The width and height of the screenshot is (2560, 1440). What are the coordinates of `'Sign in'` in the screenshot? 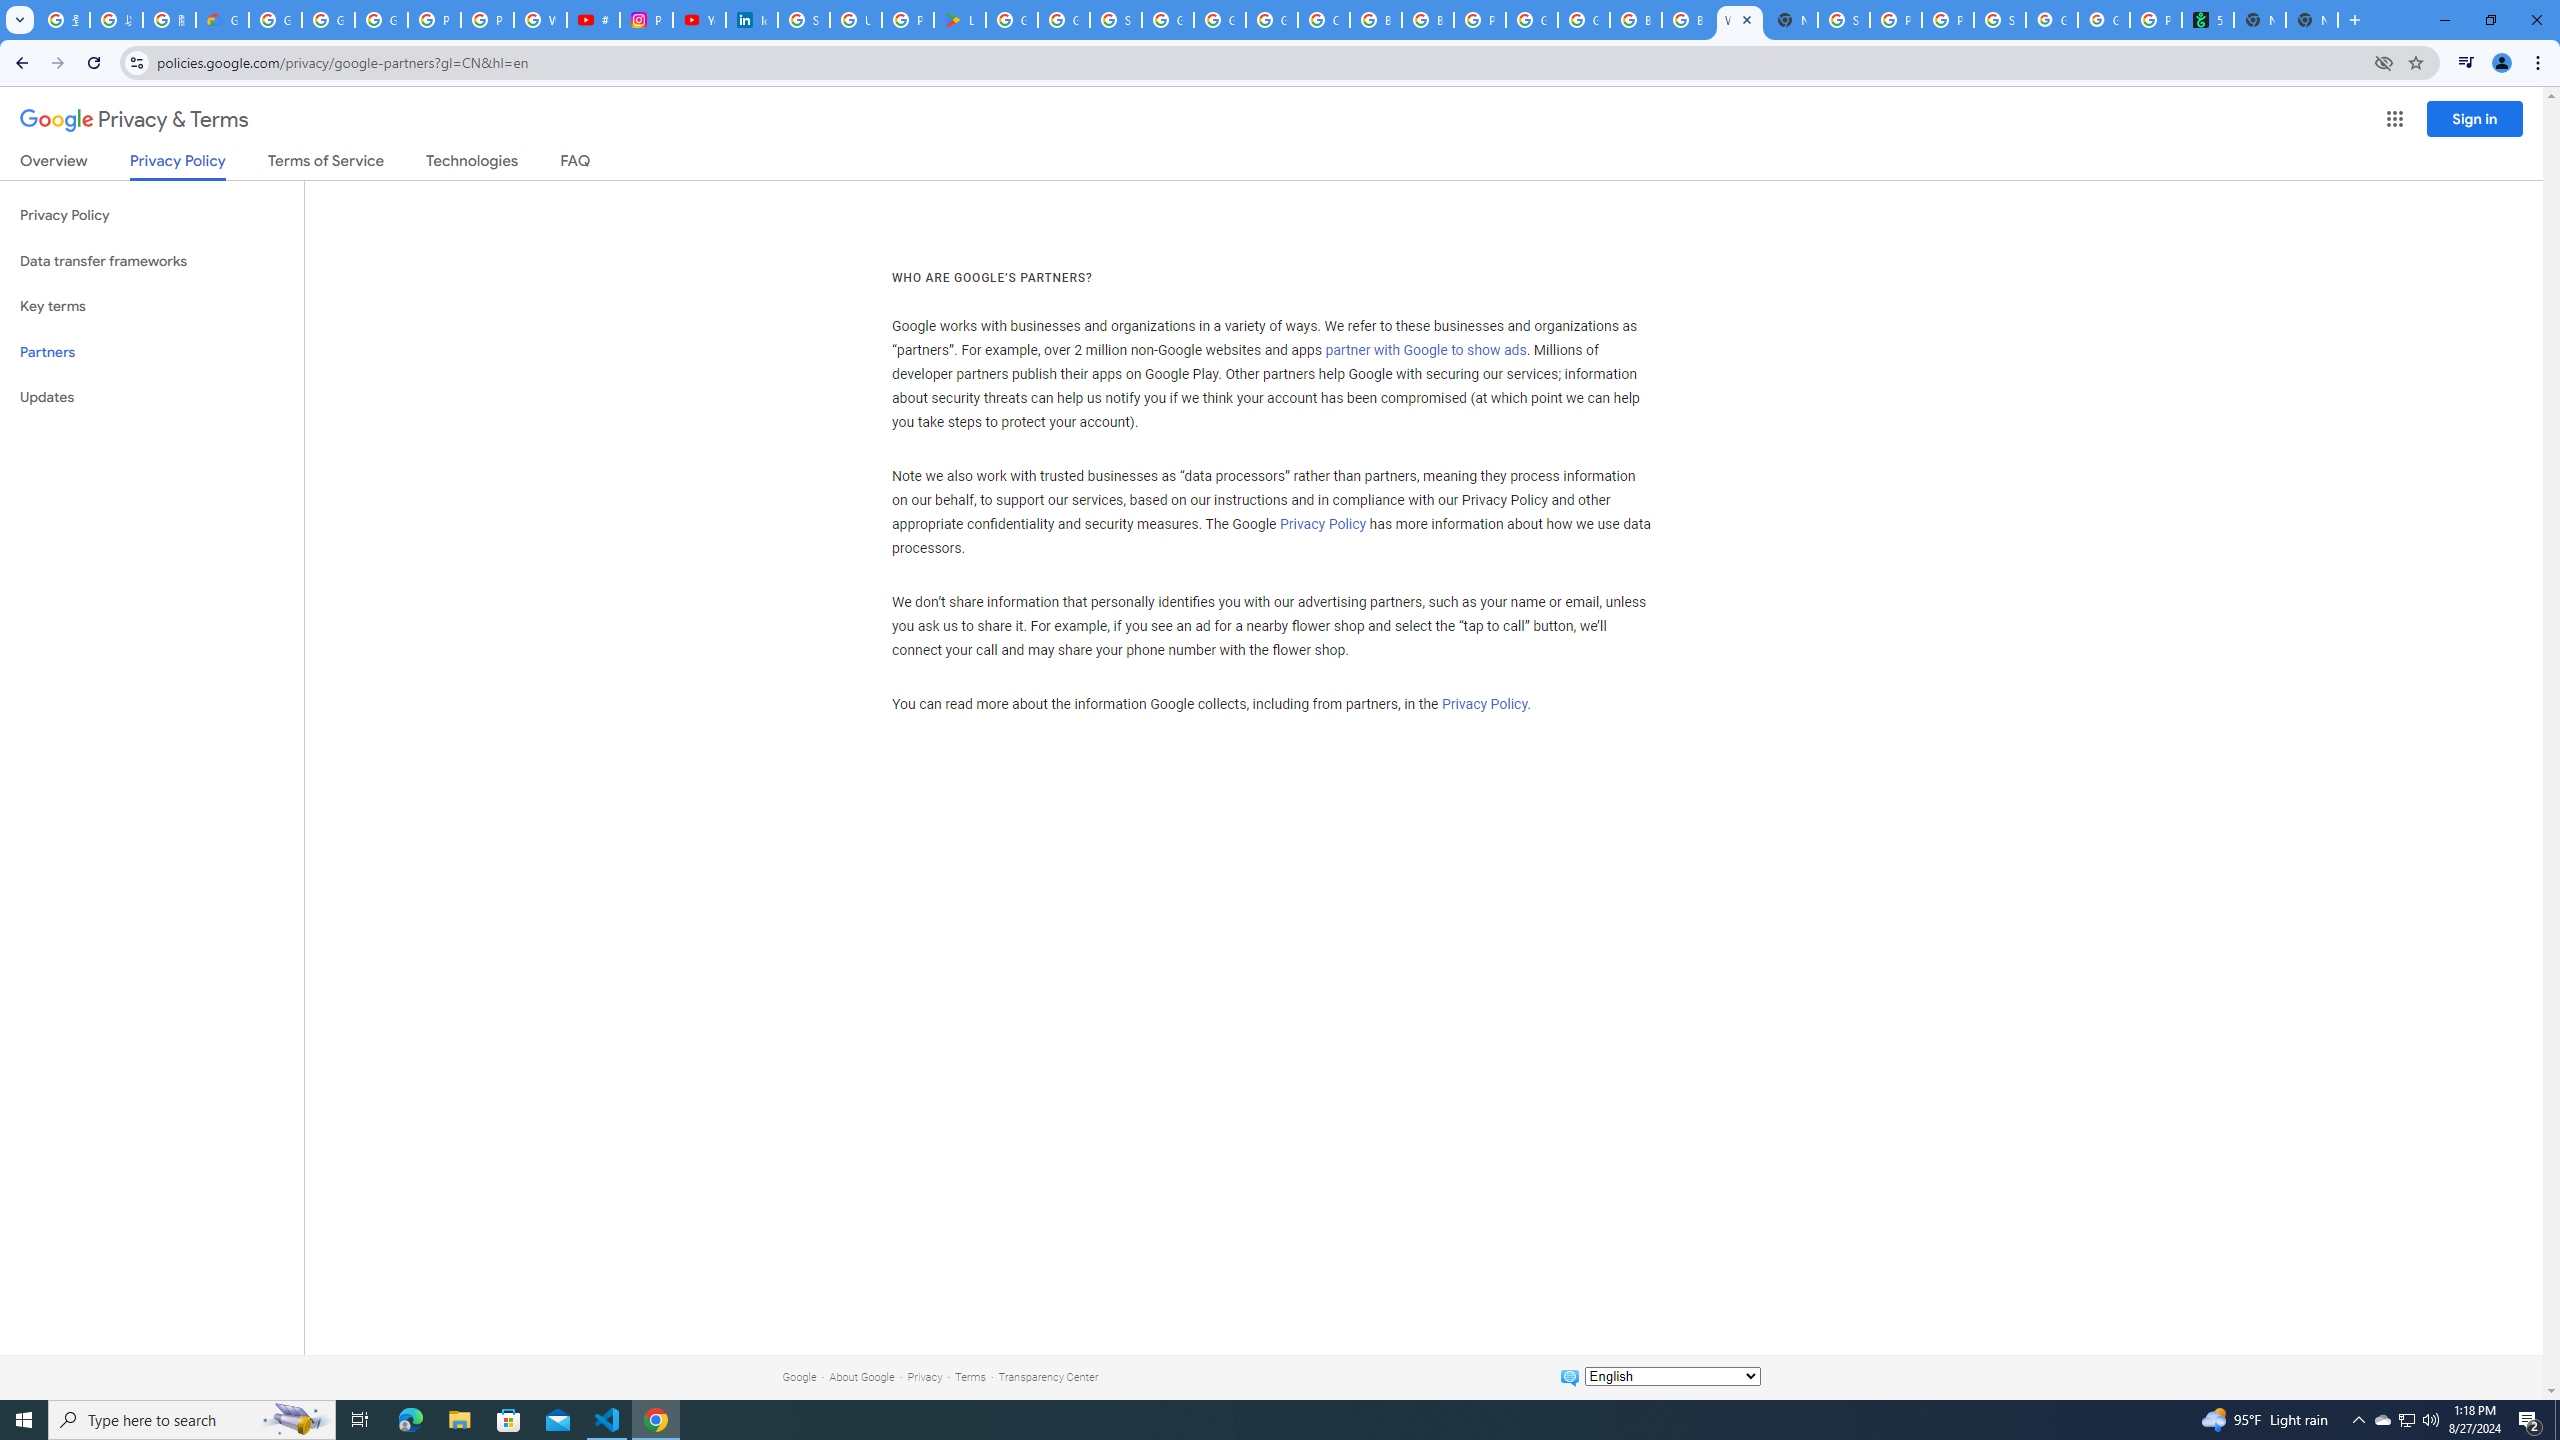 It's located at (2474, 118).